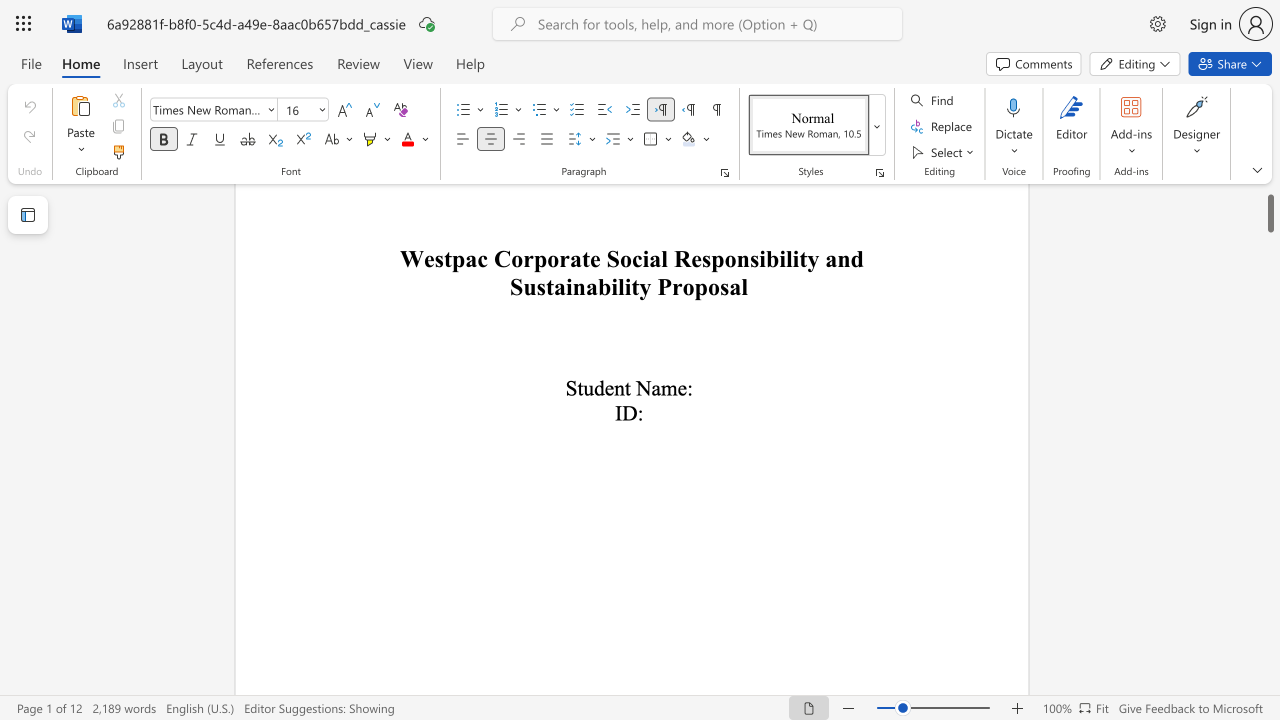  What do you see at coordinates (1269, 198) in the screenshot?
I see `the scrollbar and move up 80 pixels` at bounding box center [1269, 198].